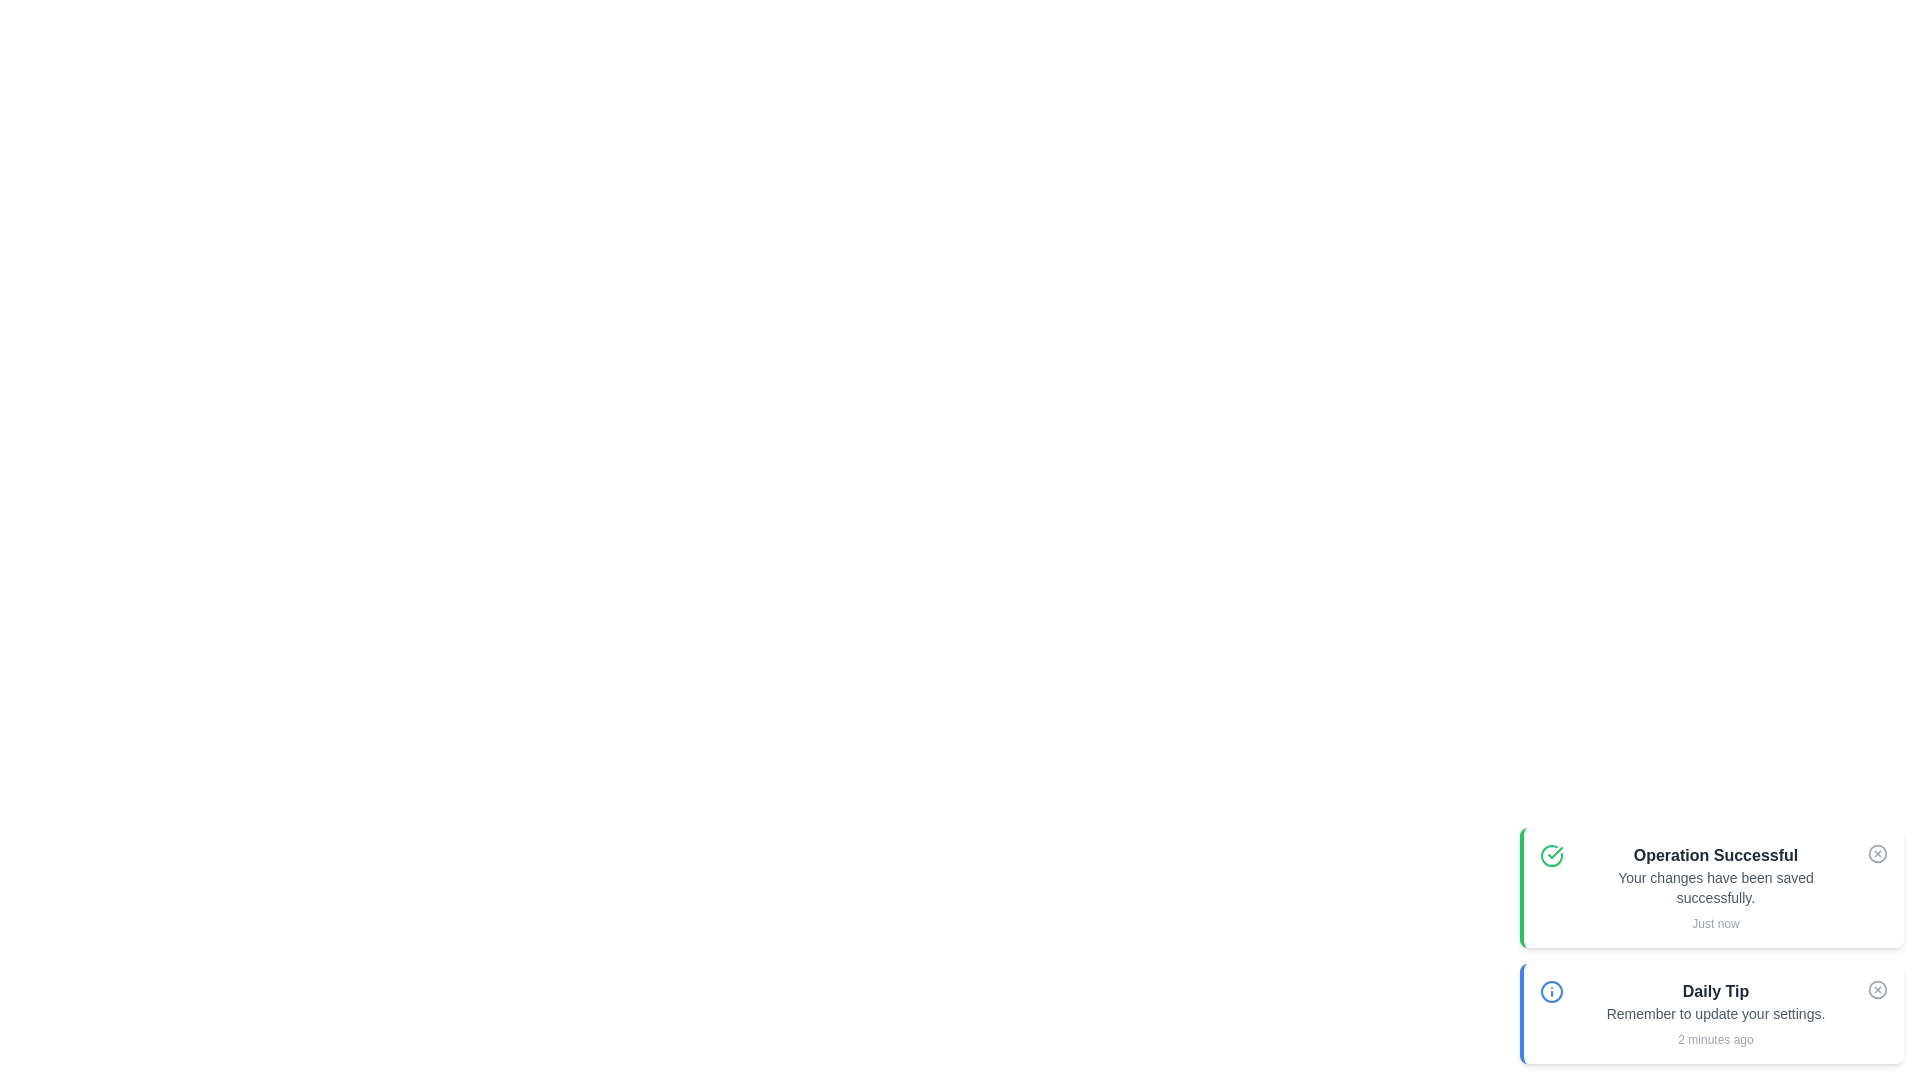 This screenshot has width=1920, height=1080. I want to click on the circular green SVG icon located within the 'Operation Successful' notification card, positioned to the left of the text, so click(1550, 855).